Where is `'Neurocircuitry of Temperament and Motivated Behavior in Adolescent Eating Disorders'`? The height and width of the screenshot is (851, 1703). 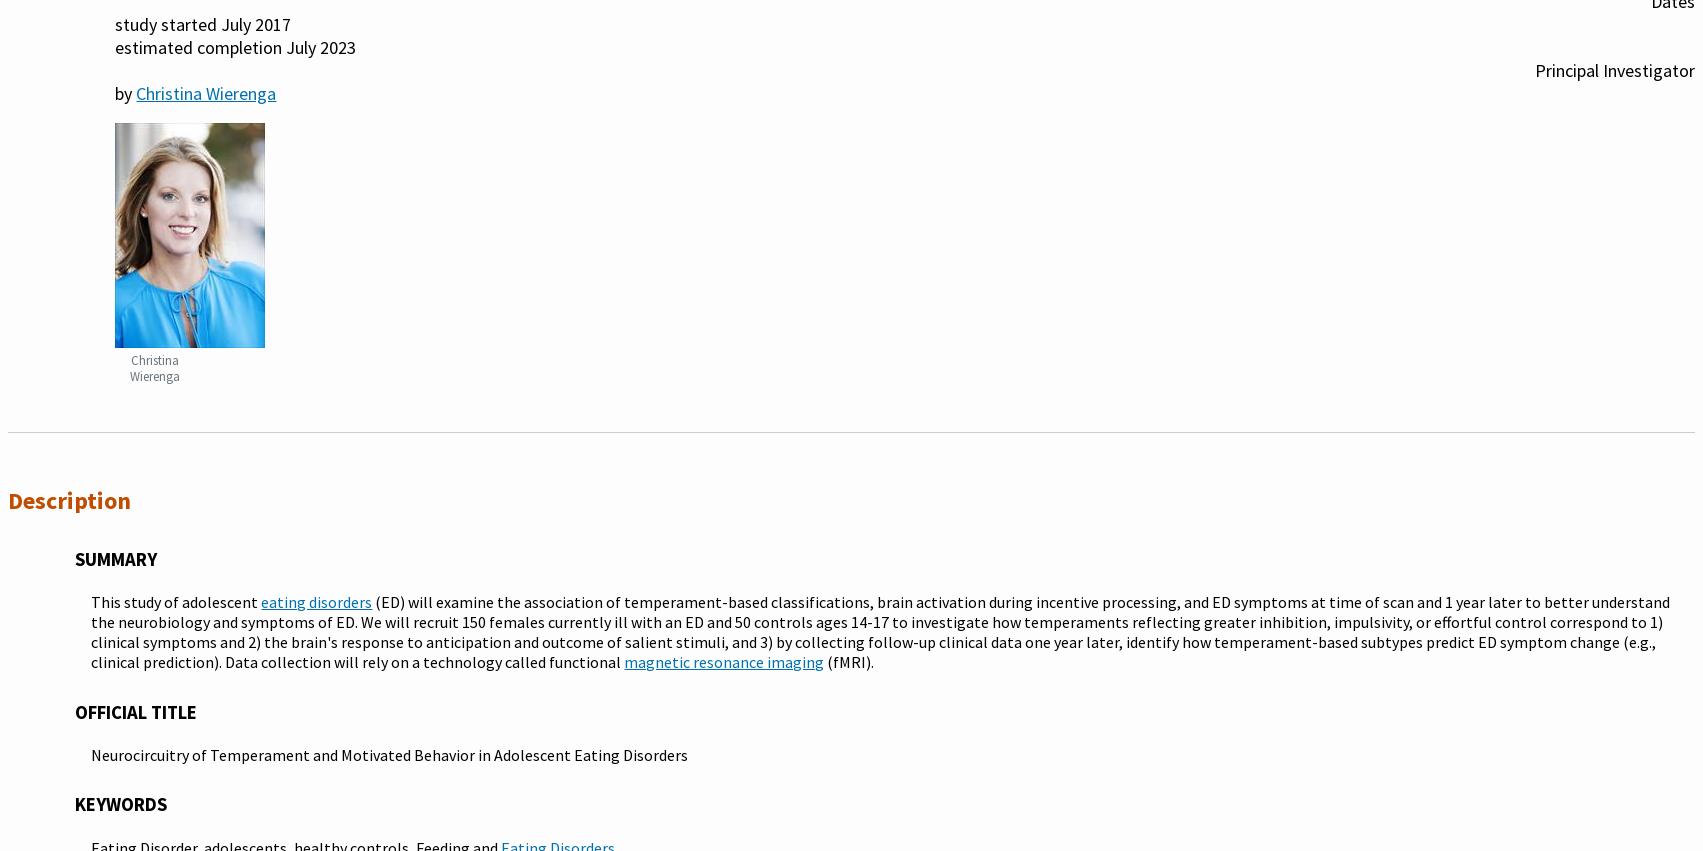
'Neurocircuitry of Temperament and Motivated Behavior in Adolescent Eating Disorders' is located at coordinates (389, 755).